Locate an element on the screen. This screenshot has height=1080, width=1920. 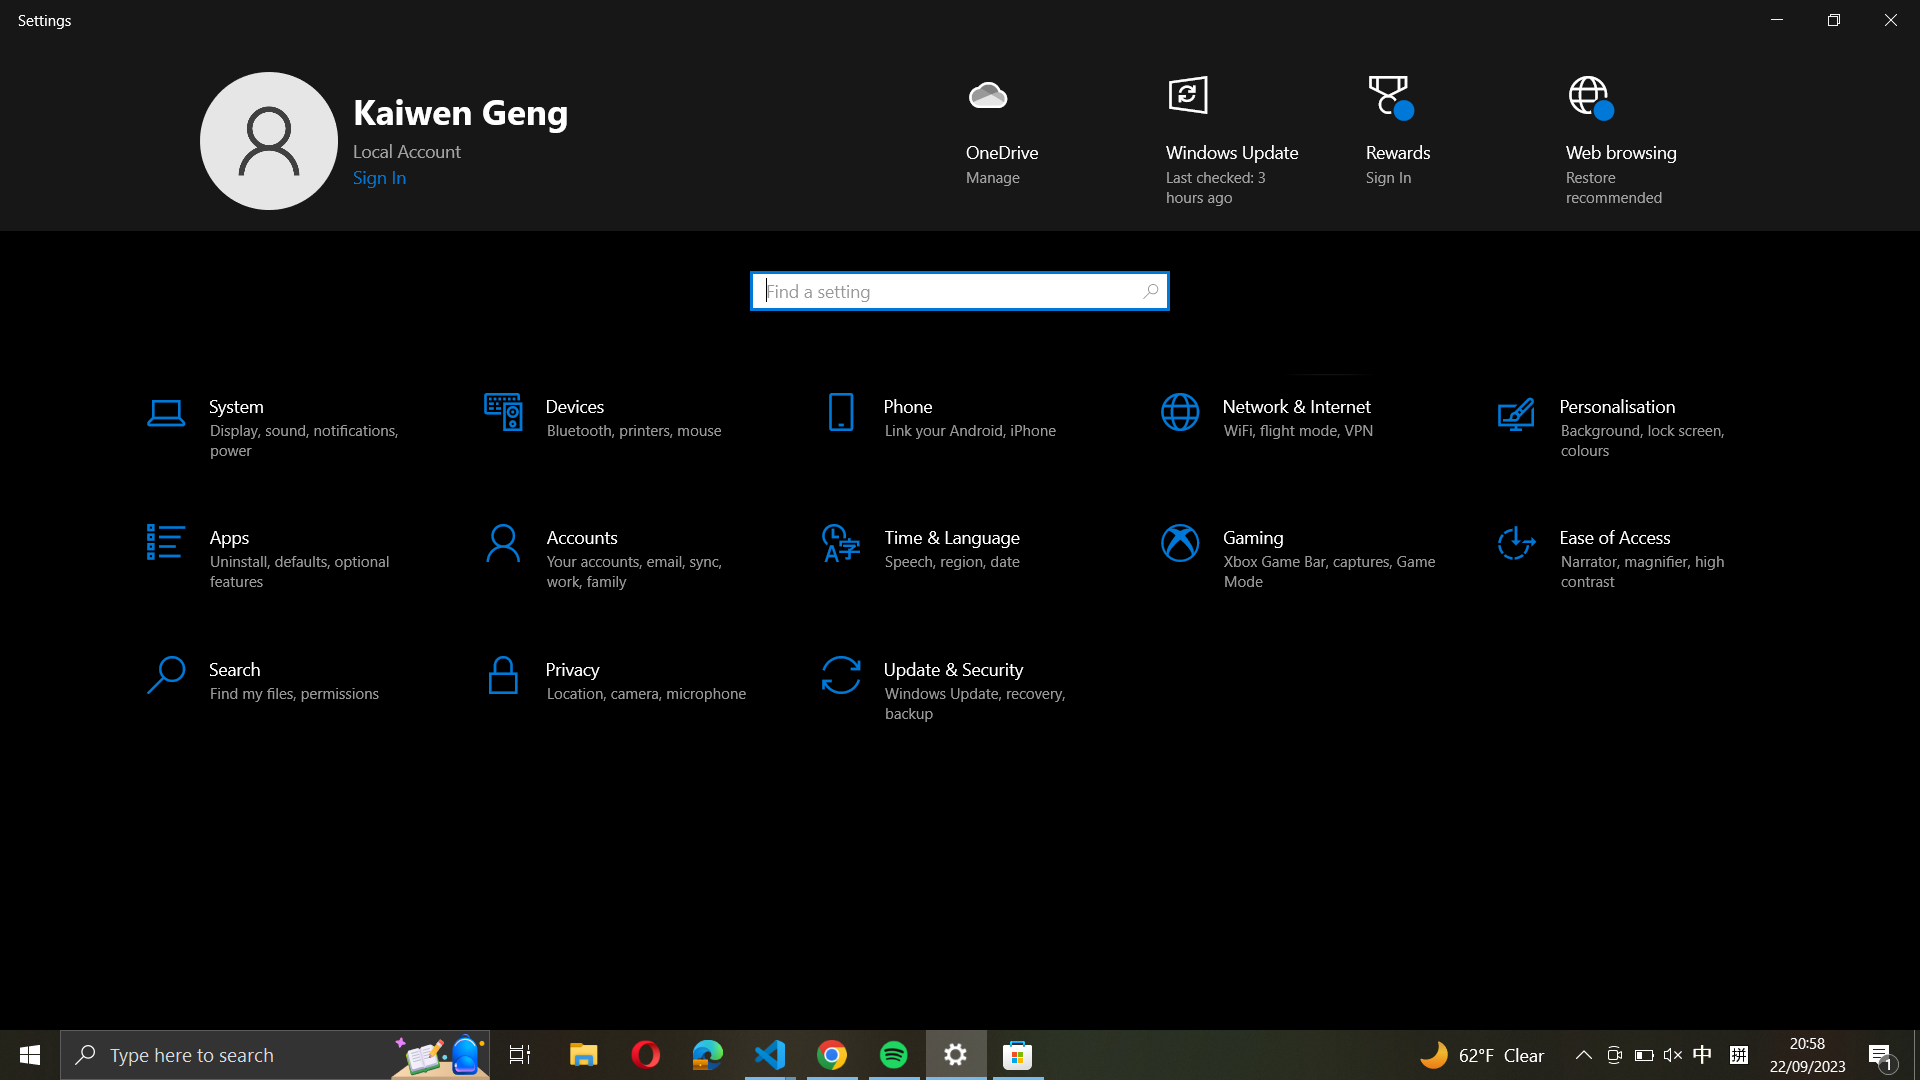
Execute a search using the string currently stored on the clipboard is located at coordinates (958, 289).